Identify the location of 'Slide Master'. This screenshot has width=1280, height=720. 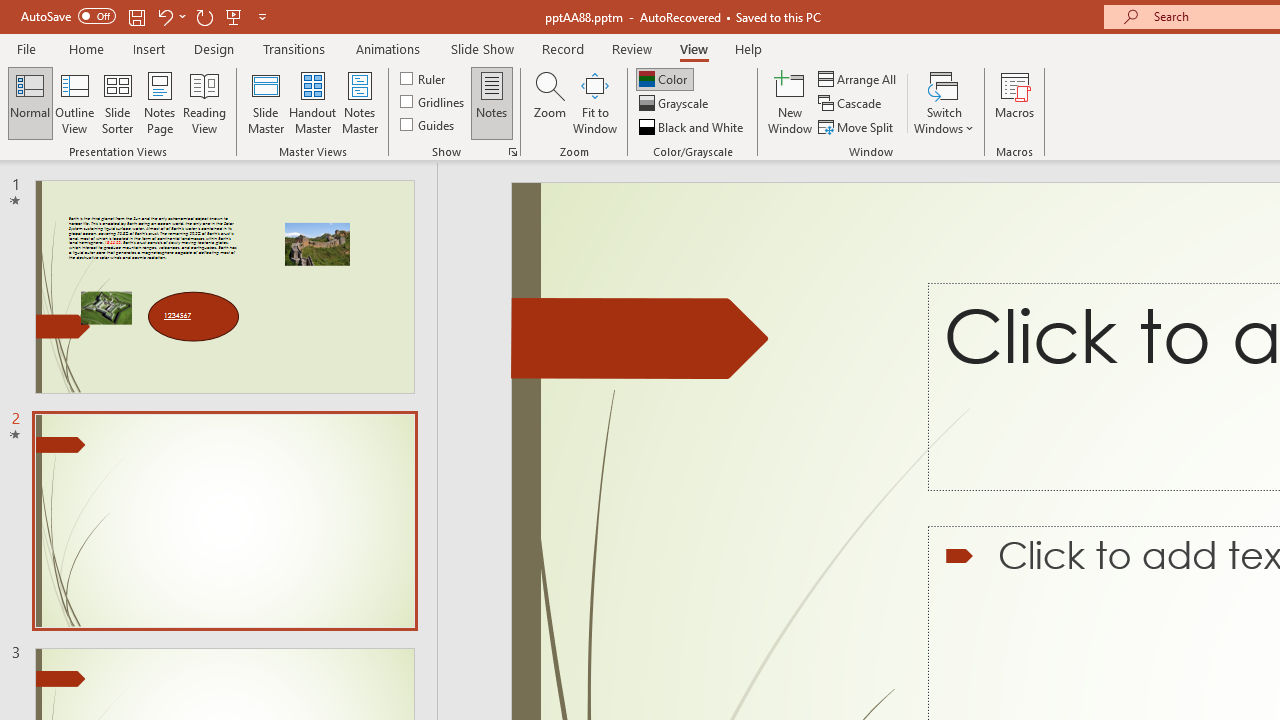
(264, 103).